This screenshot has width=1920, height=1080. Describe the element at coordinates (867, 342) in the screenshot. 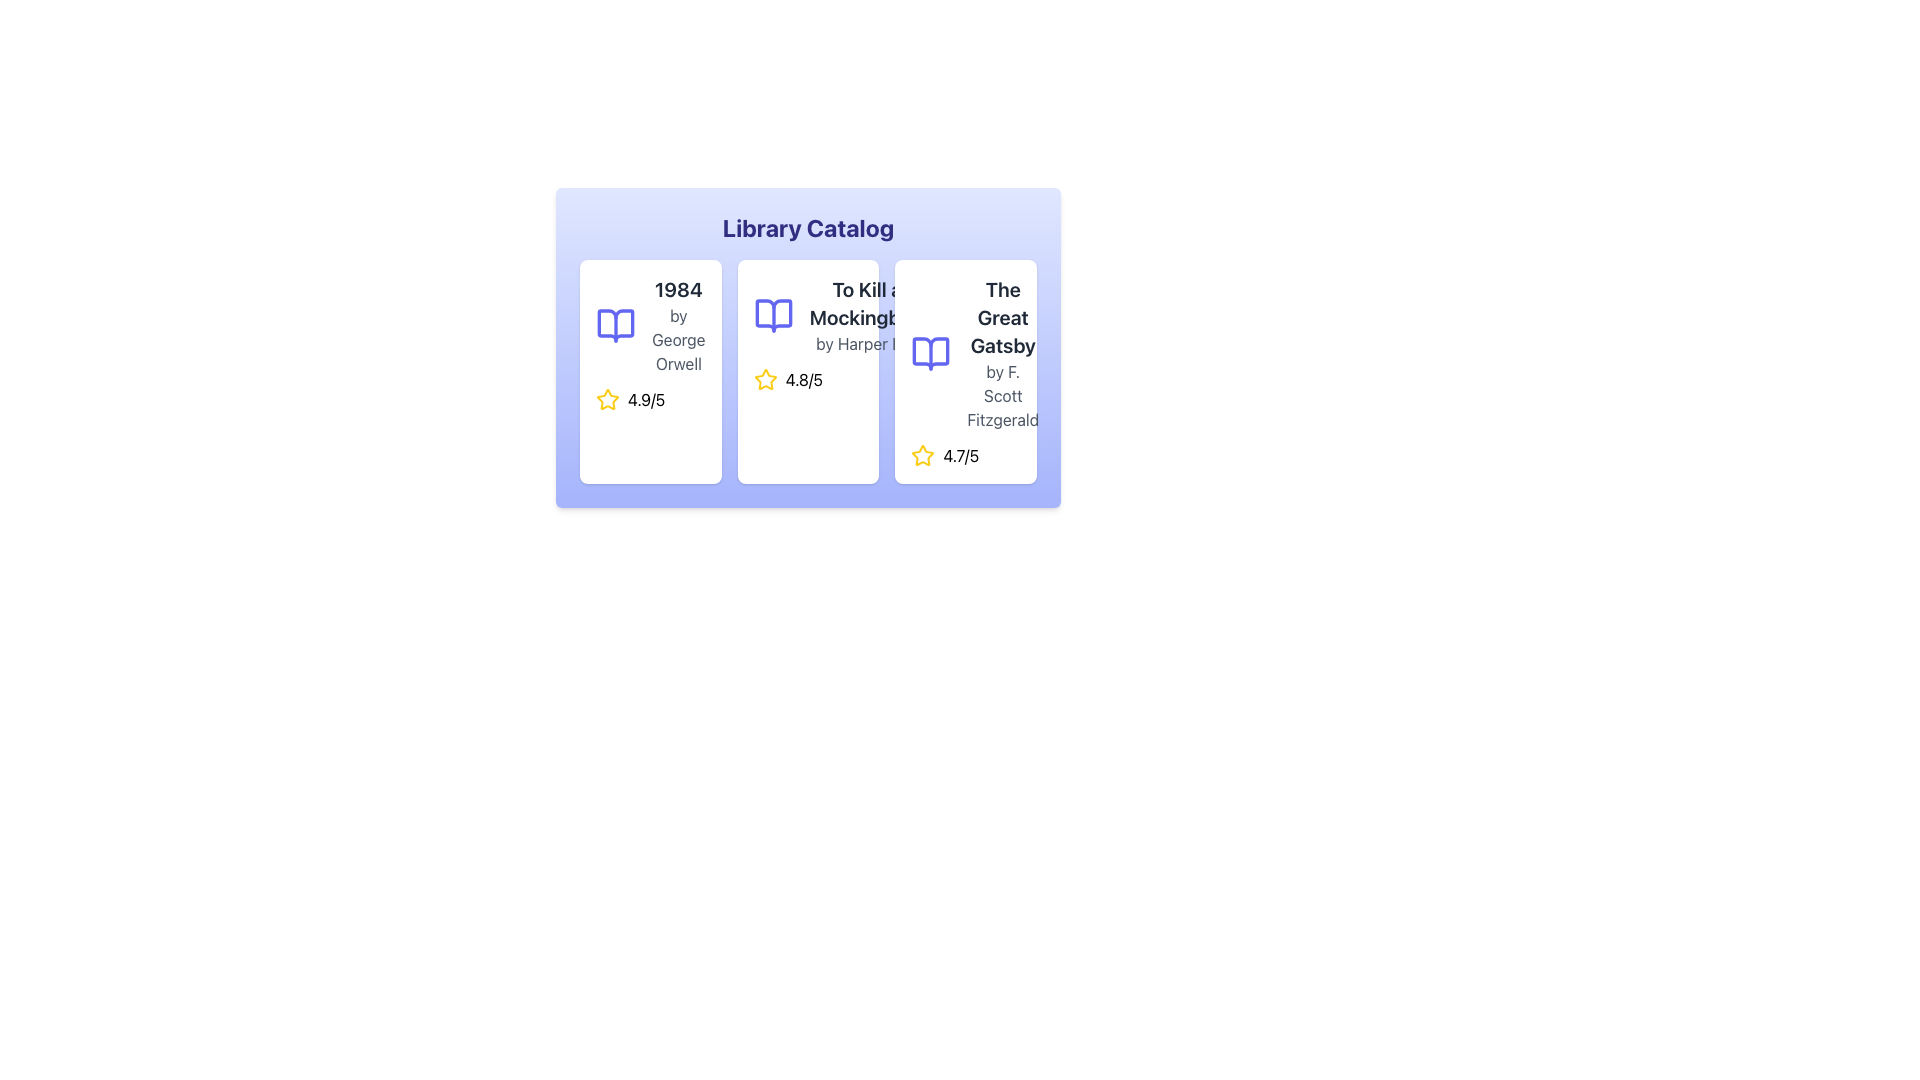

I see `the Text label displaying the author's name 'Harper Lee', located directly below the title 'To Kill a Mockingbird' in the middle card of the catalog` at that location.